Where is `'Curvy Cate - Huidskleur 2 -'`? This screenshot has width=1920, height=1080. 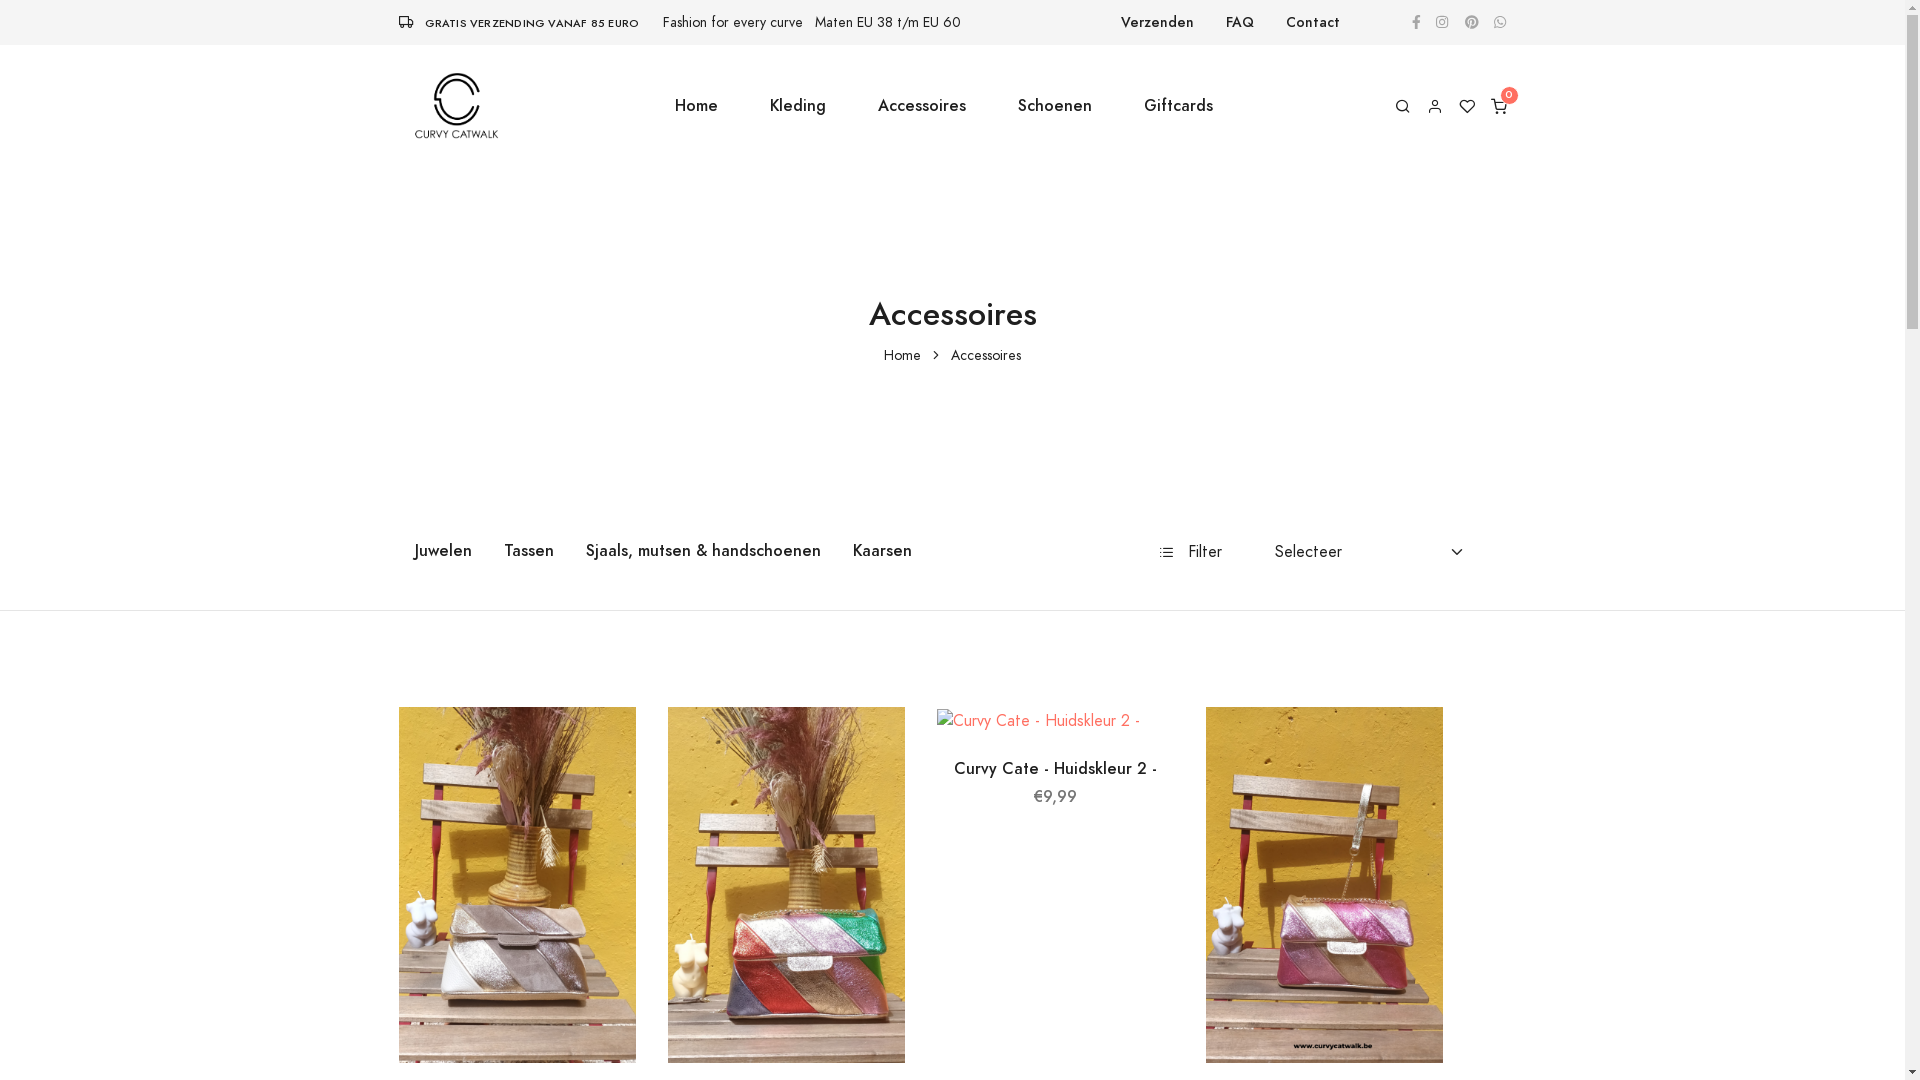 'Curvy Cate - Huidskleur 2 -' is located at coordinates (1054, 767).